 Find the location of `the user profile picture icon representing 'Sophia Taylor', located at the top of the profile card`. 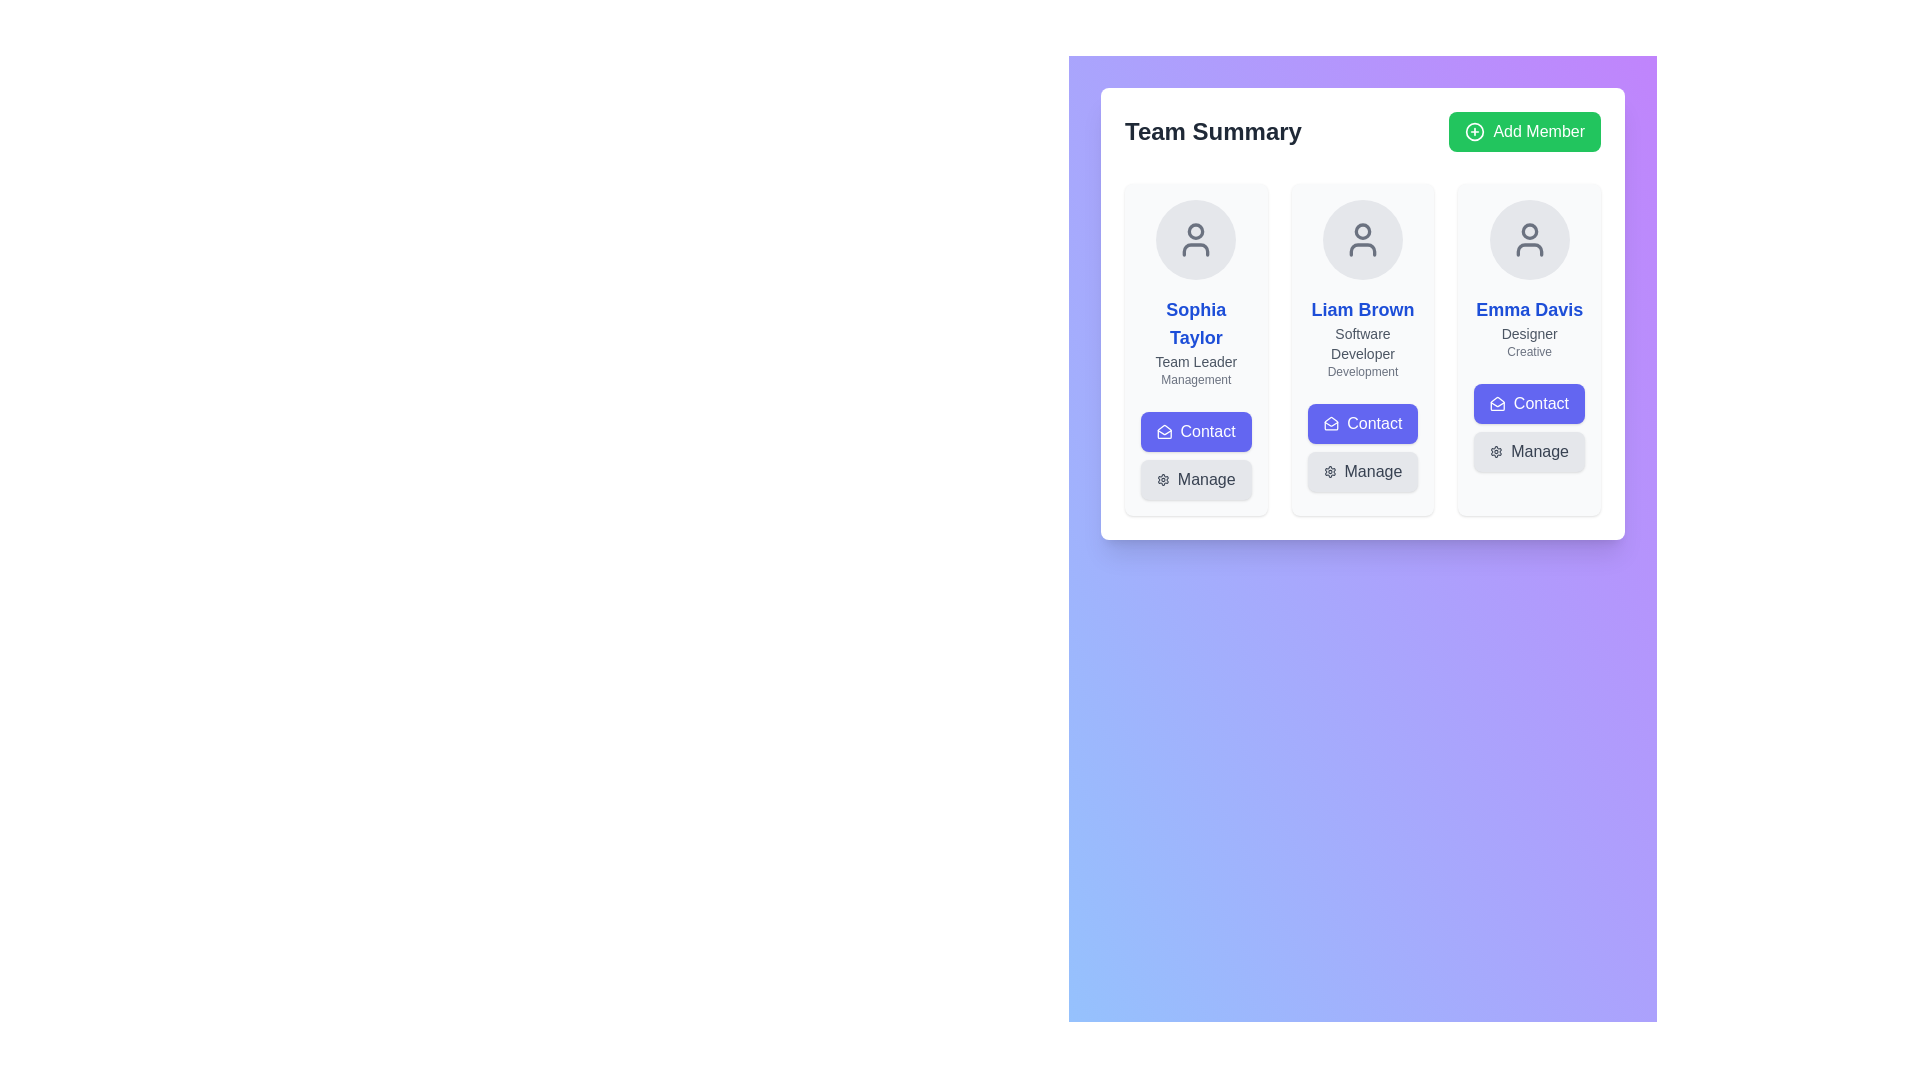

the user profile picture icon representing 'Sophia Taylor', located at the top of the profile card is located at coordinates (1196, 238).